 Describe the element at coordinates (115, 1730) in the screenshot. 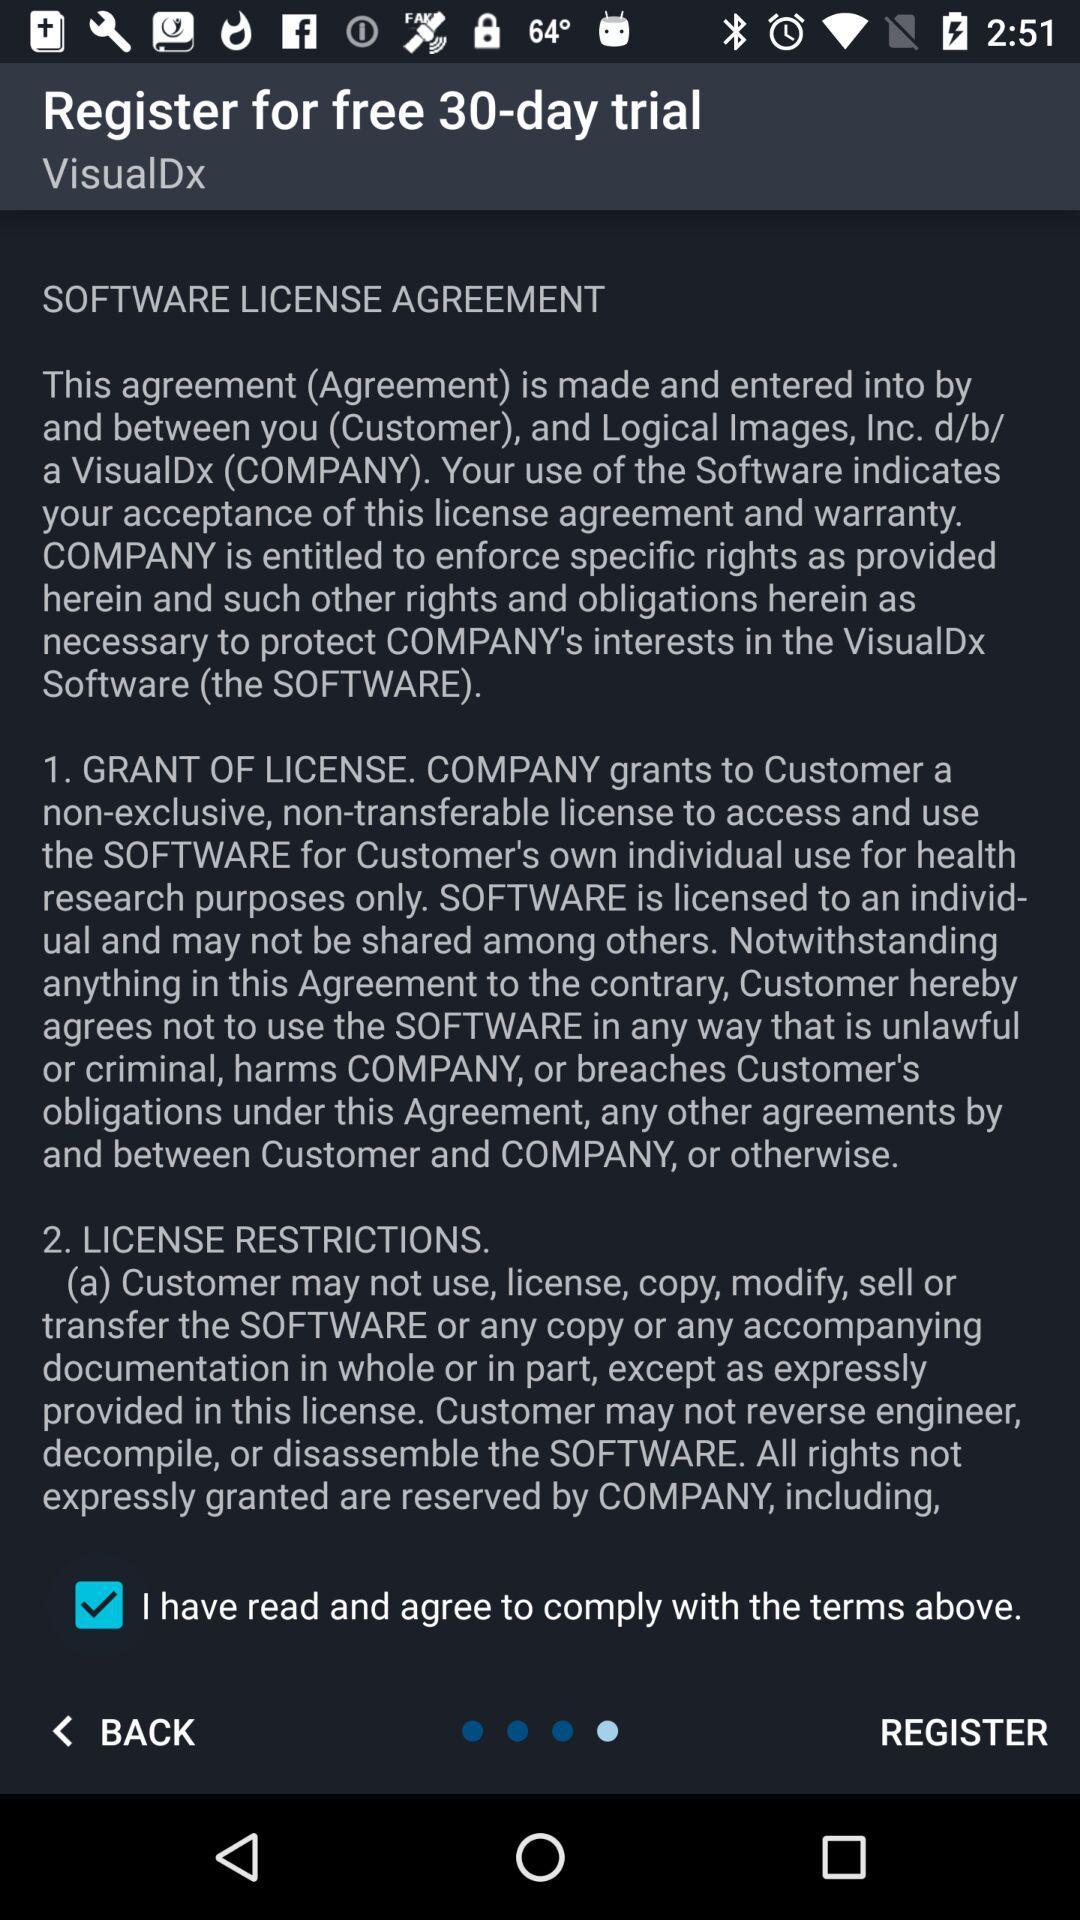

I see `back icon` at that location.